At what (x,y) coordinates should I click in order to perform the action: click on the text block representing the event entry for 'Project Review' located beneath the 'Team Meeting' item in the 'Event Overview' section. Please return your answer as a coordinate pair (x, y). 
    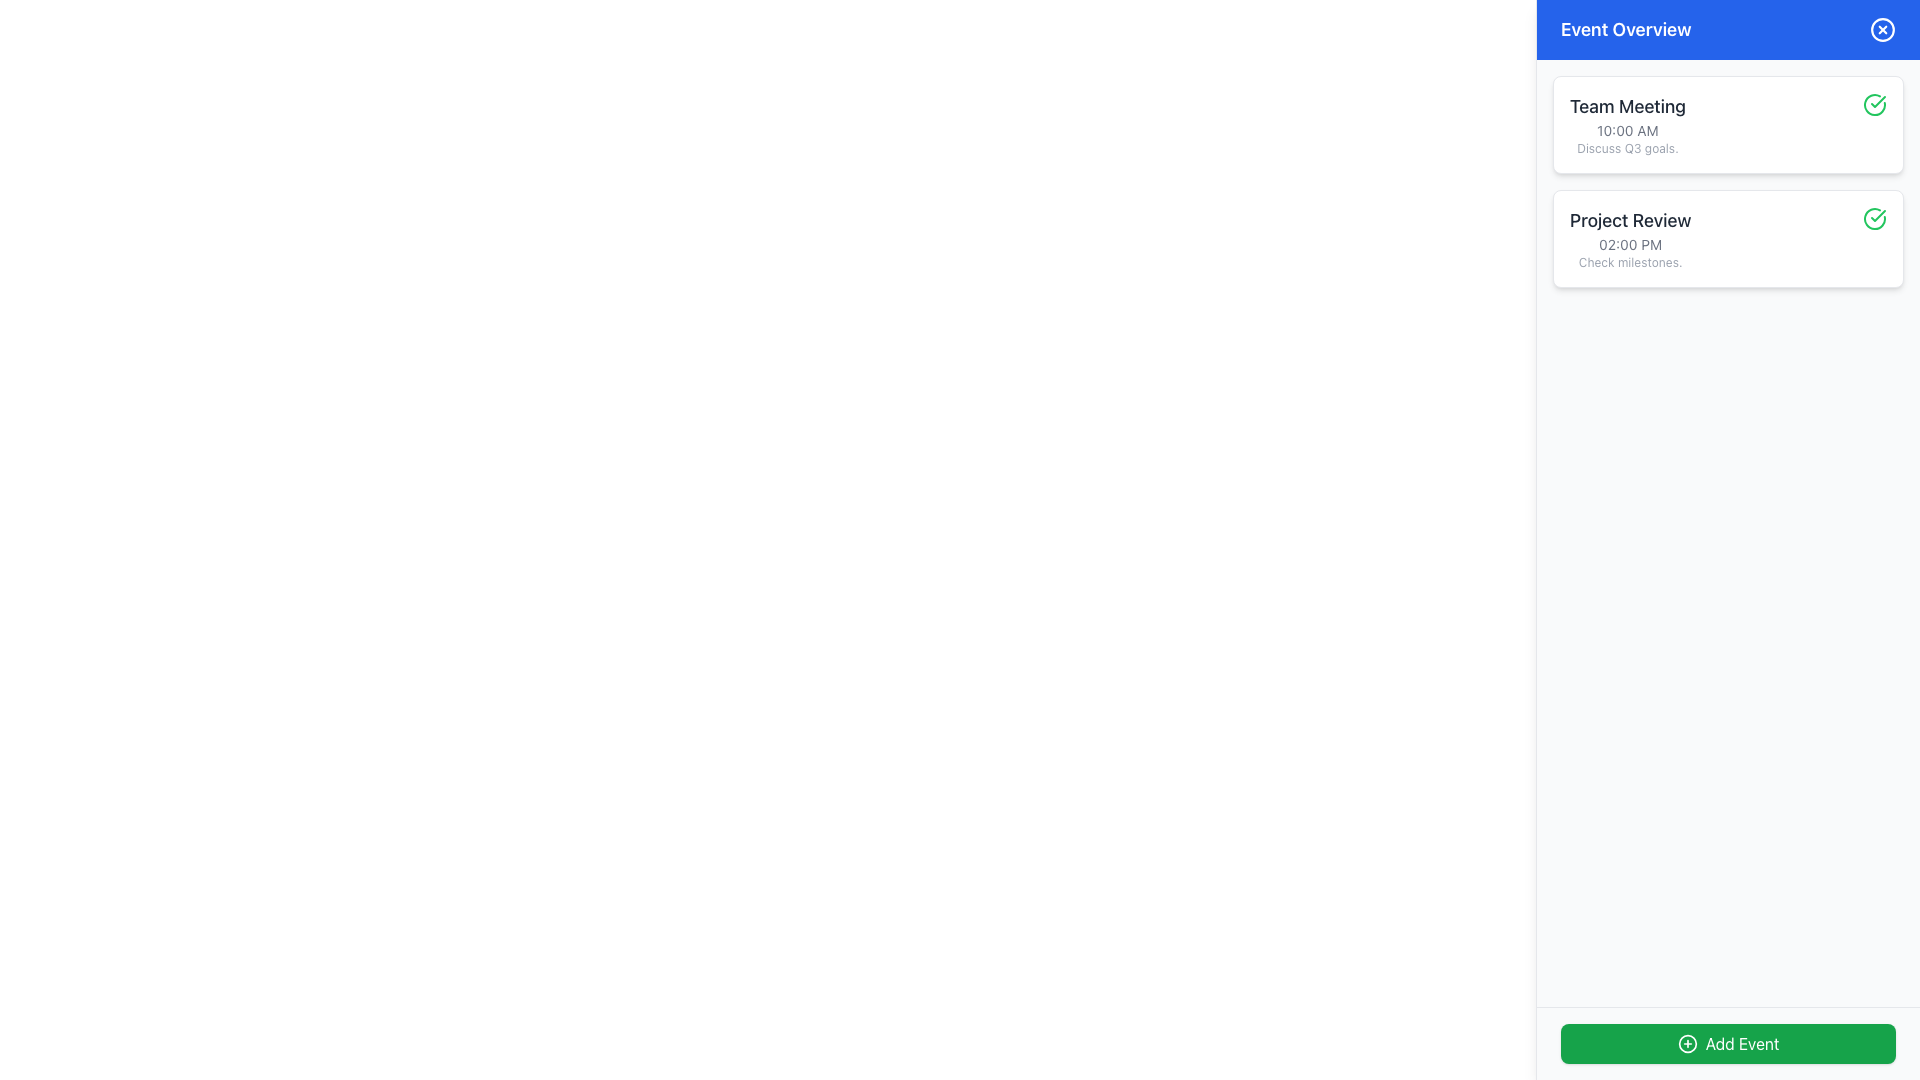
    Looking at the image, I should click on (1630, 238).